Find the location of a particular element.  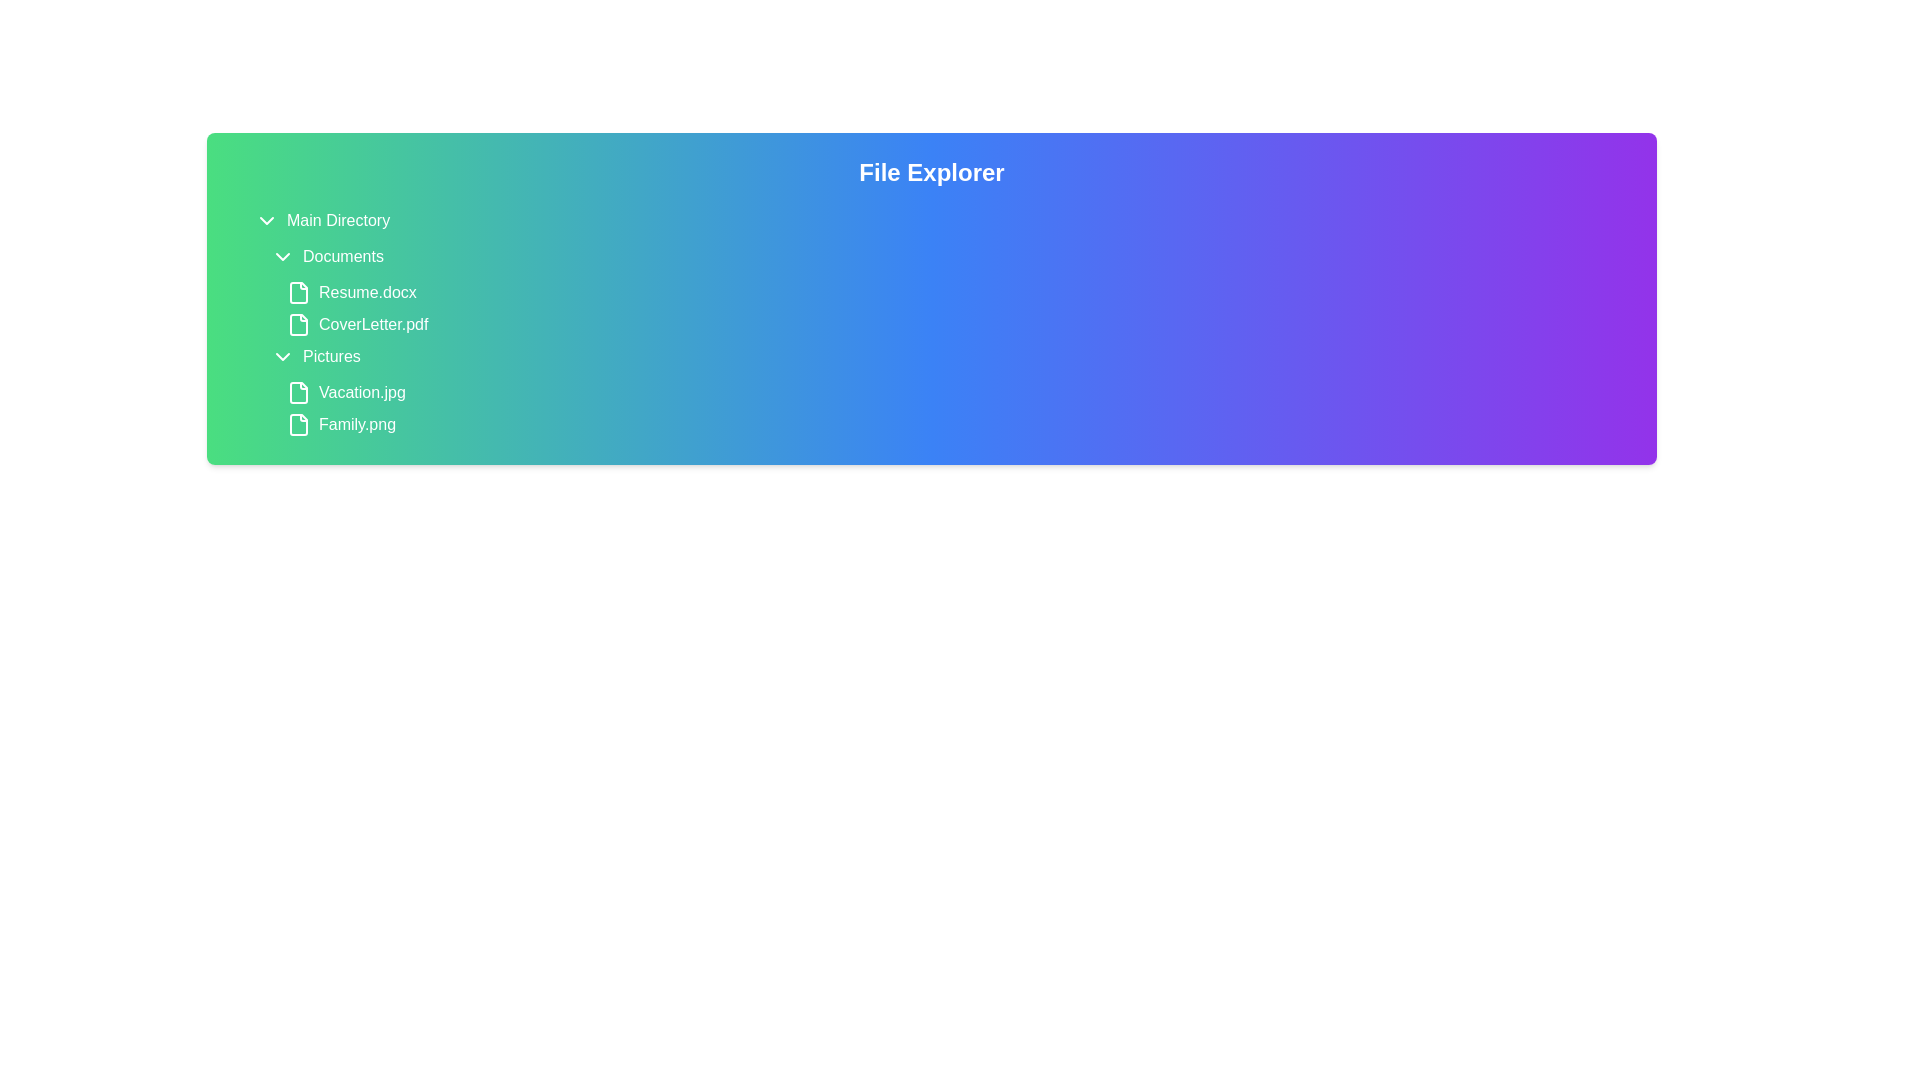

the text label displaying the filename 'Family.png' is located at coordinates (357, 423).